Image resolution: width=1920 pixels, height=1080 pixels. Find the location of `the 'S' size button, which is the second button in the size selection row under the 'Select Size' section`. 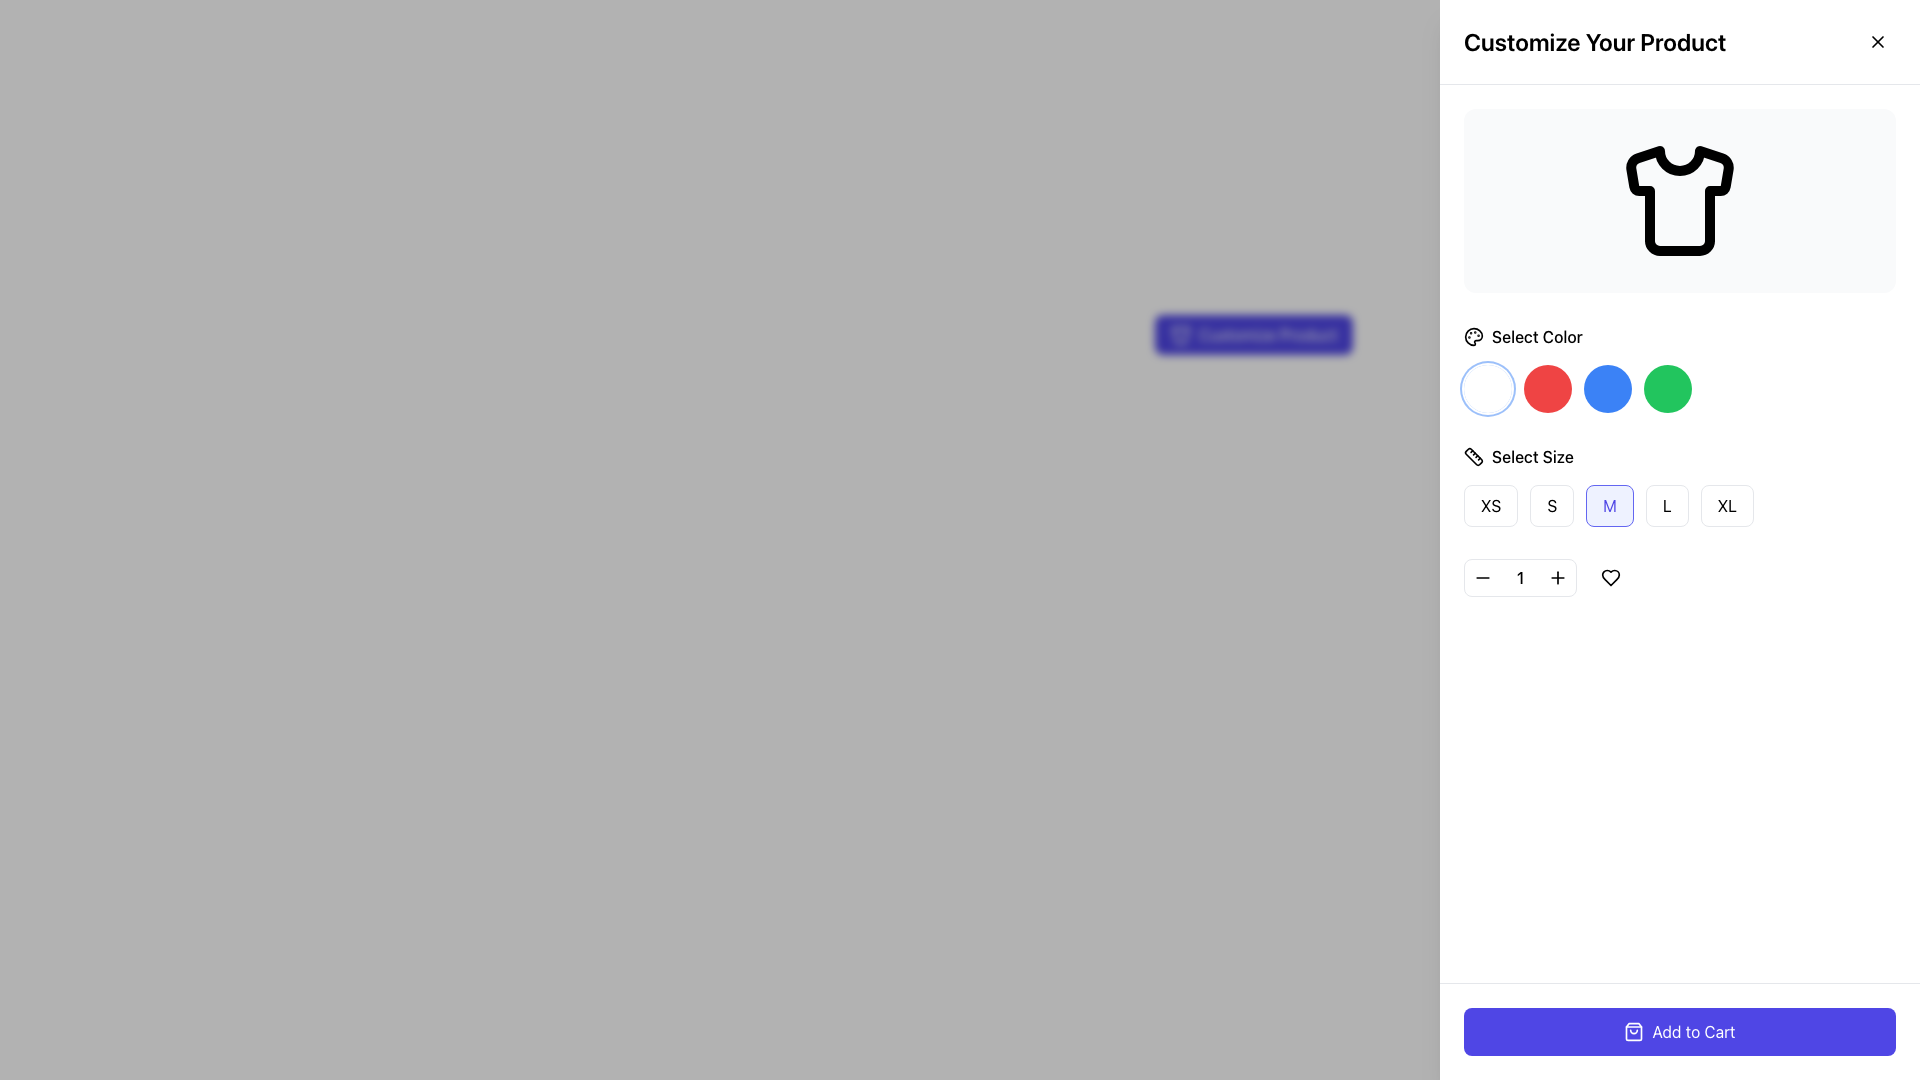

the 'S' size button, which is the second button in the size selection row under the 'Select Size' section is located at coordinates (1551, 504).